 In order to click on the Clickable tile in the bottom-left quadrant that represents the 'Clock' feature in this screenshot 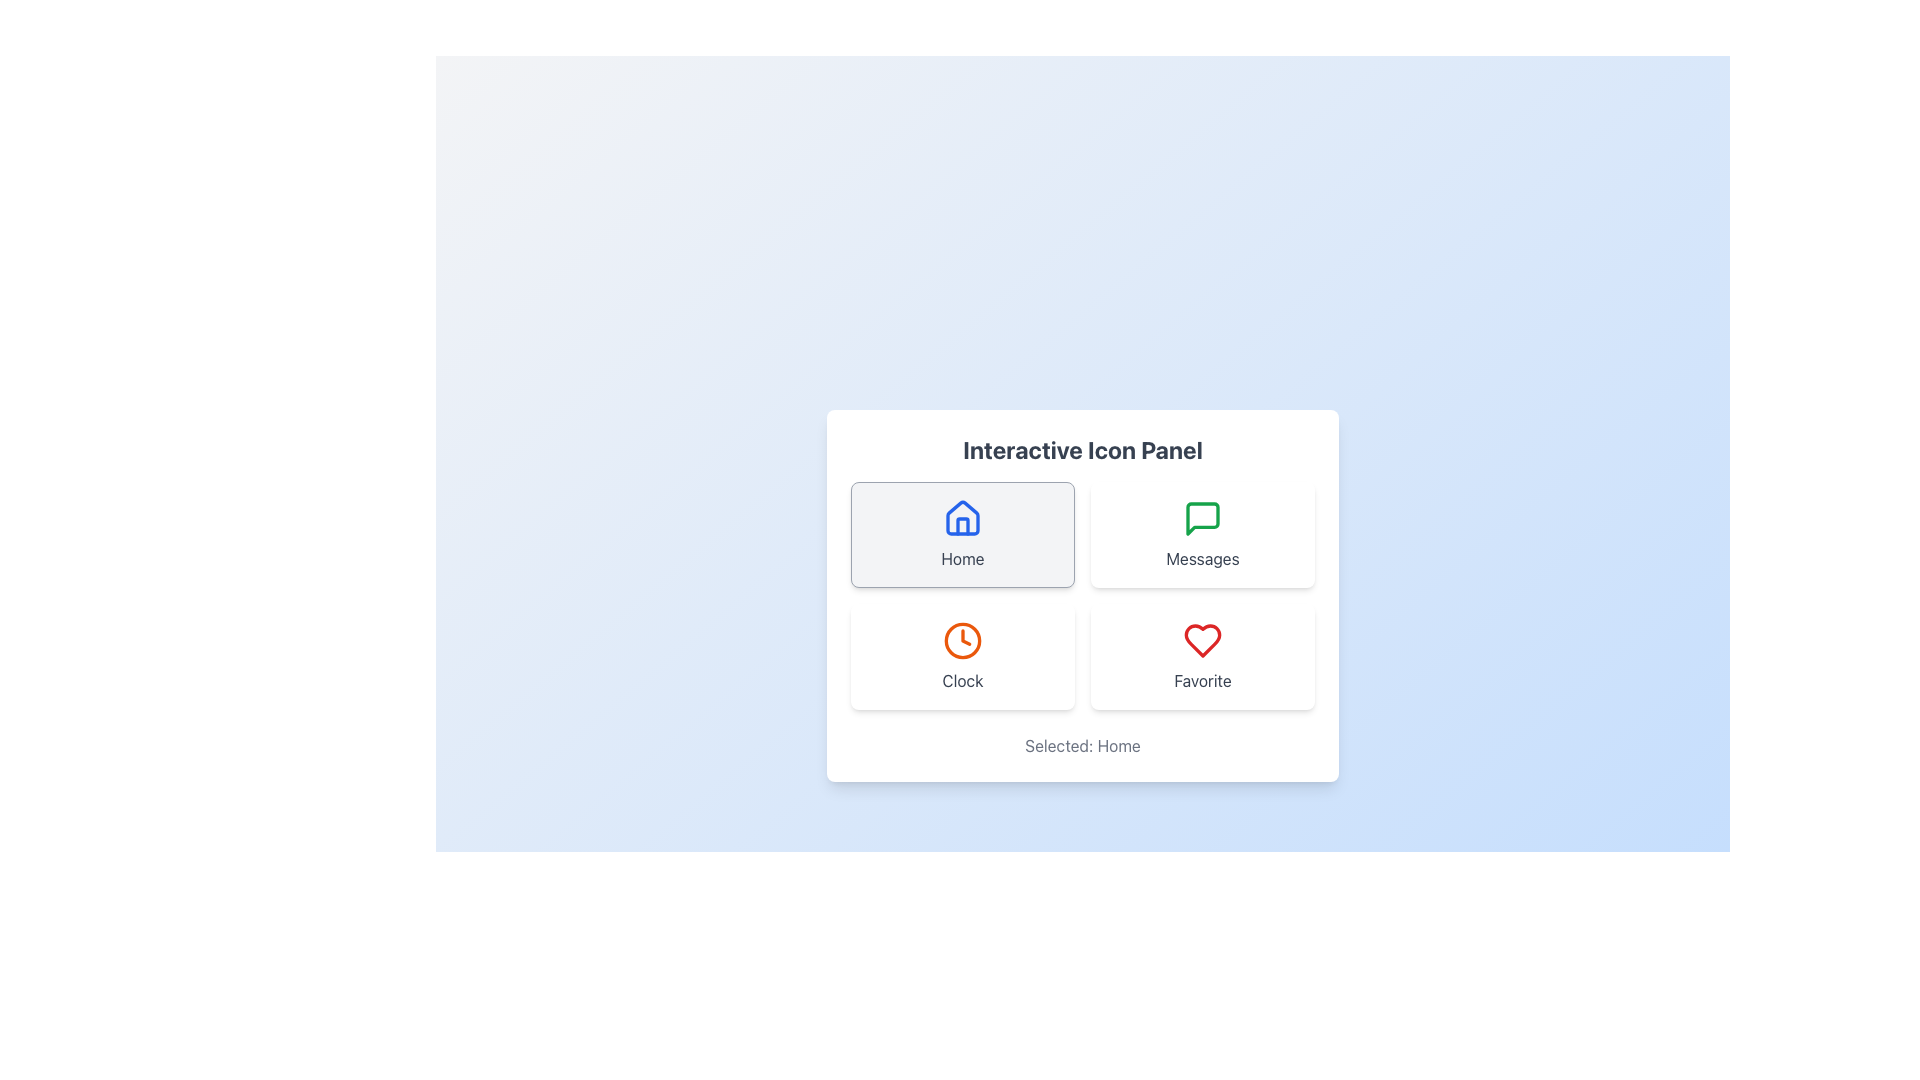, I will do `click(963, 656)`.